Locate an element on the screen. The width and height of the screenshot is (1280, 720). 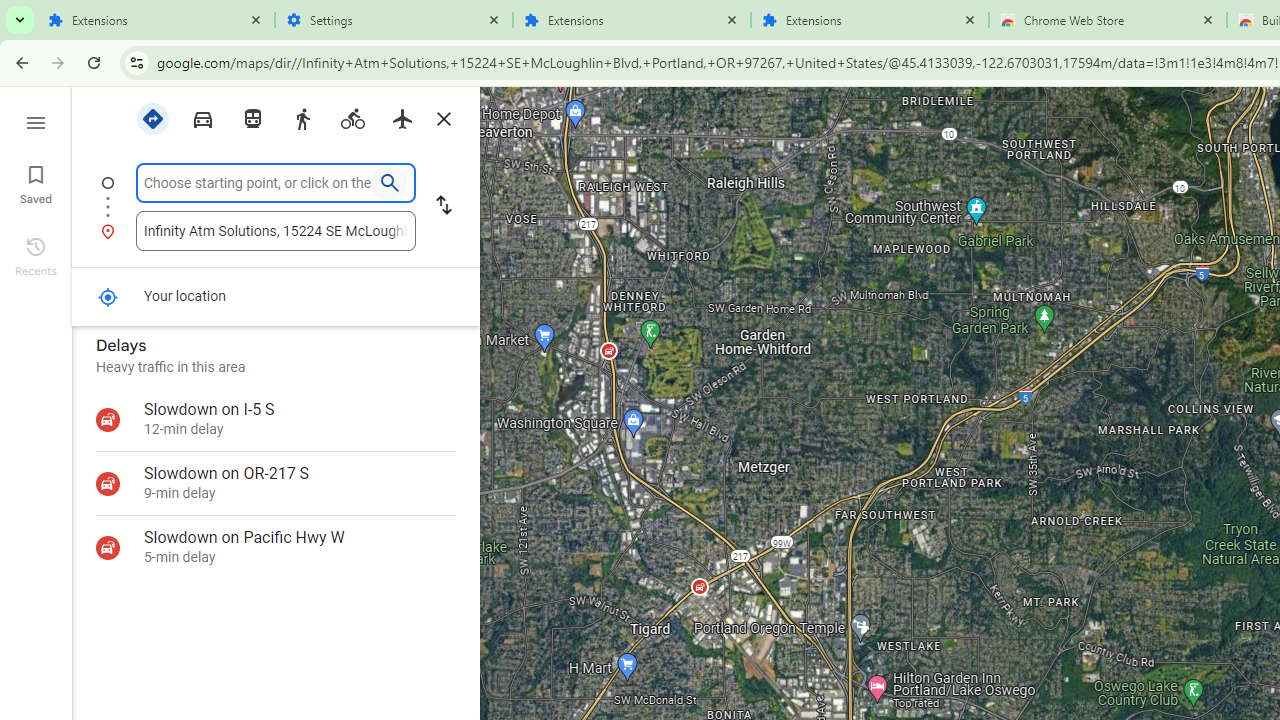
'Recents' is located at coordinates (35, 253).